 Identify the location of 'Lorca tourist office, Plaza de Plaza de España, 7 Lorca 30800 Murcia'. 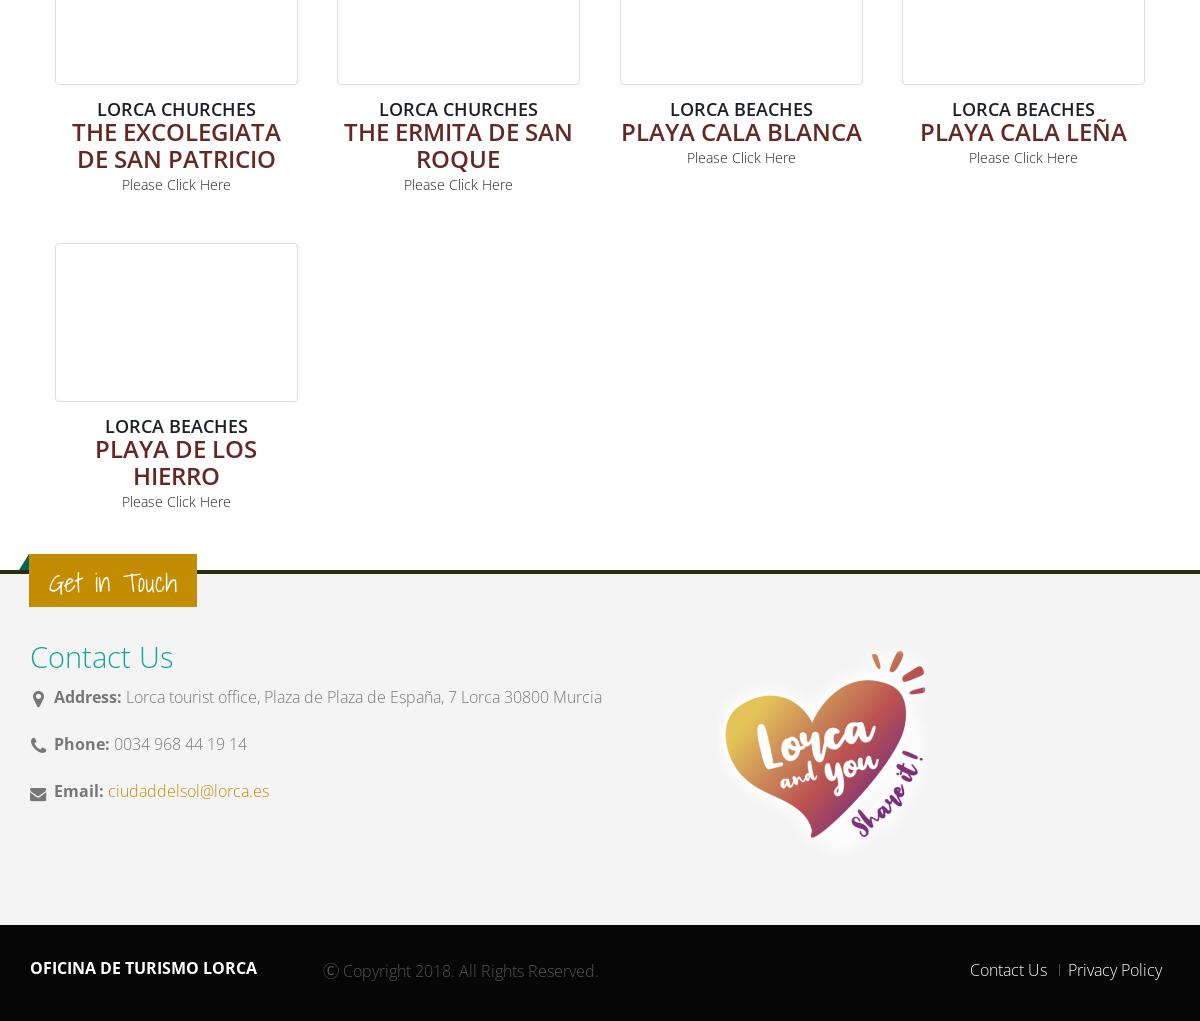
(362, 696).